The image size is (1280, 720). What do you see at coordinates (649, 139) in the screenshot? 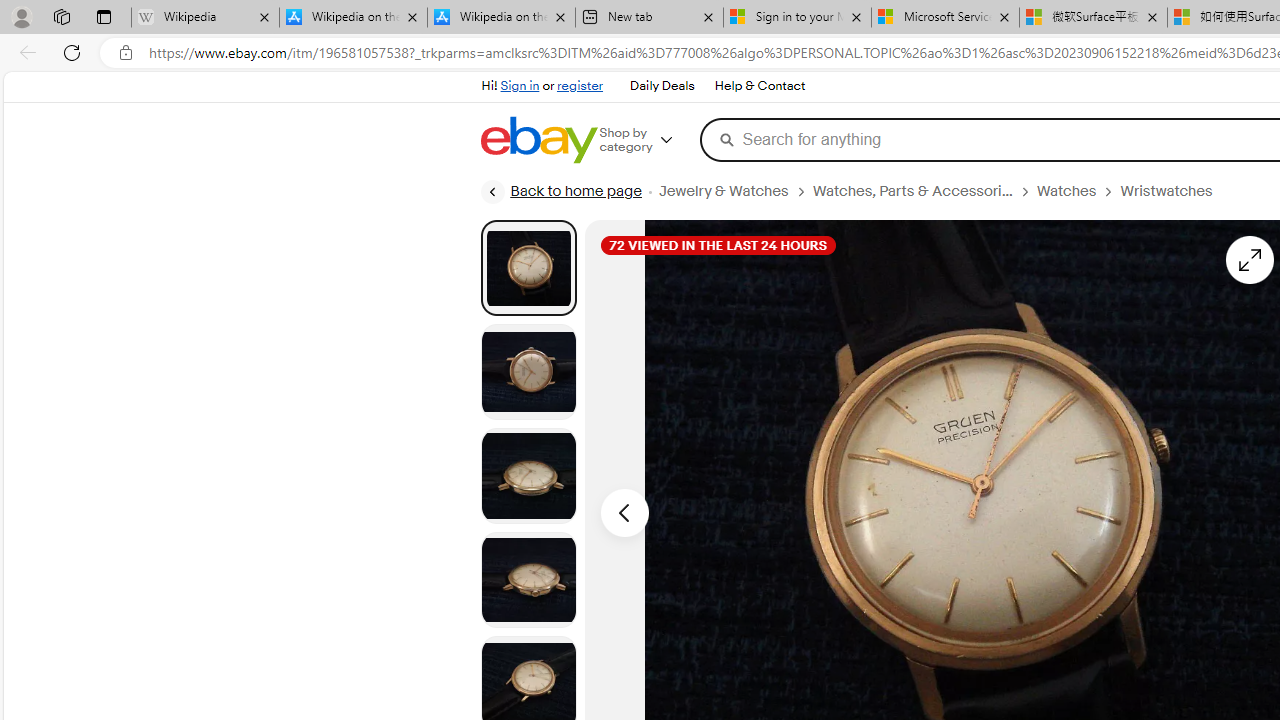
I see `'Shop by category'` at bounding box center [649, 139].